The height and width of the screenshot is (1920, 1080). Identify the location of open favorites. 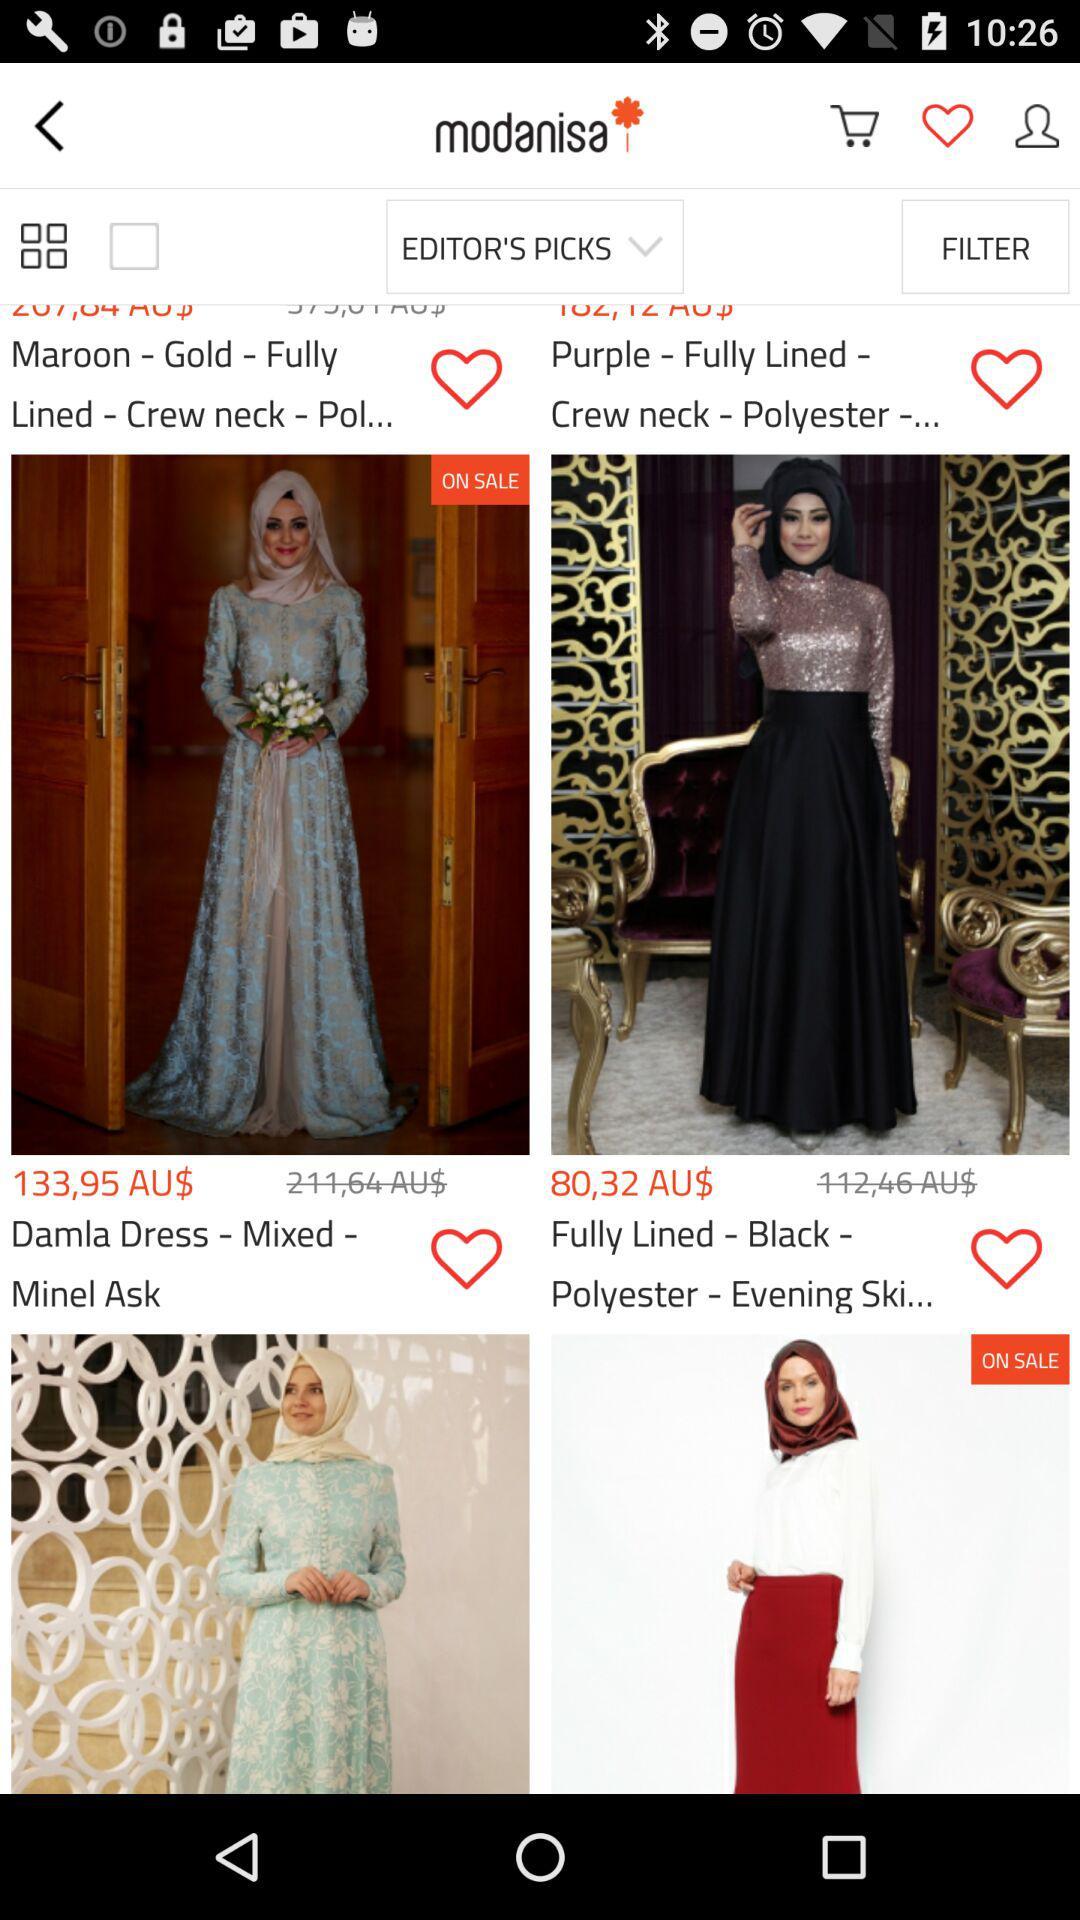
(946, 124).